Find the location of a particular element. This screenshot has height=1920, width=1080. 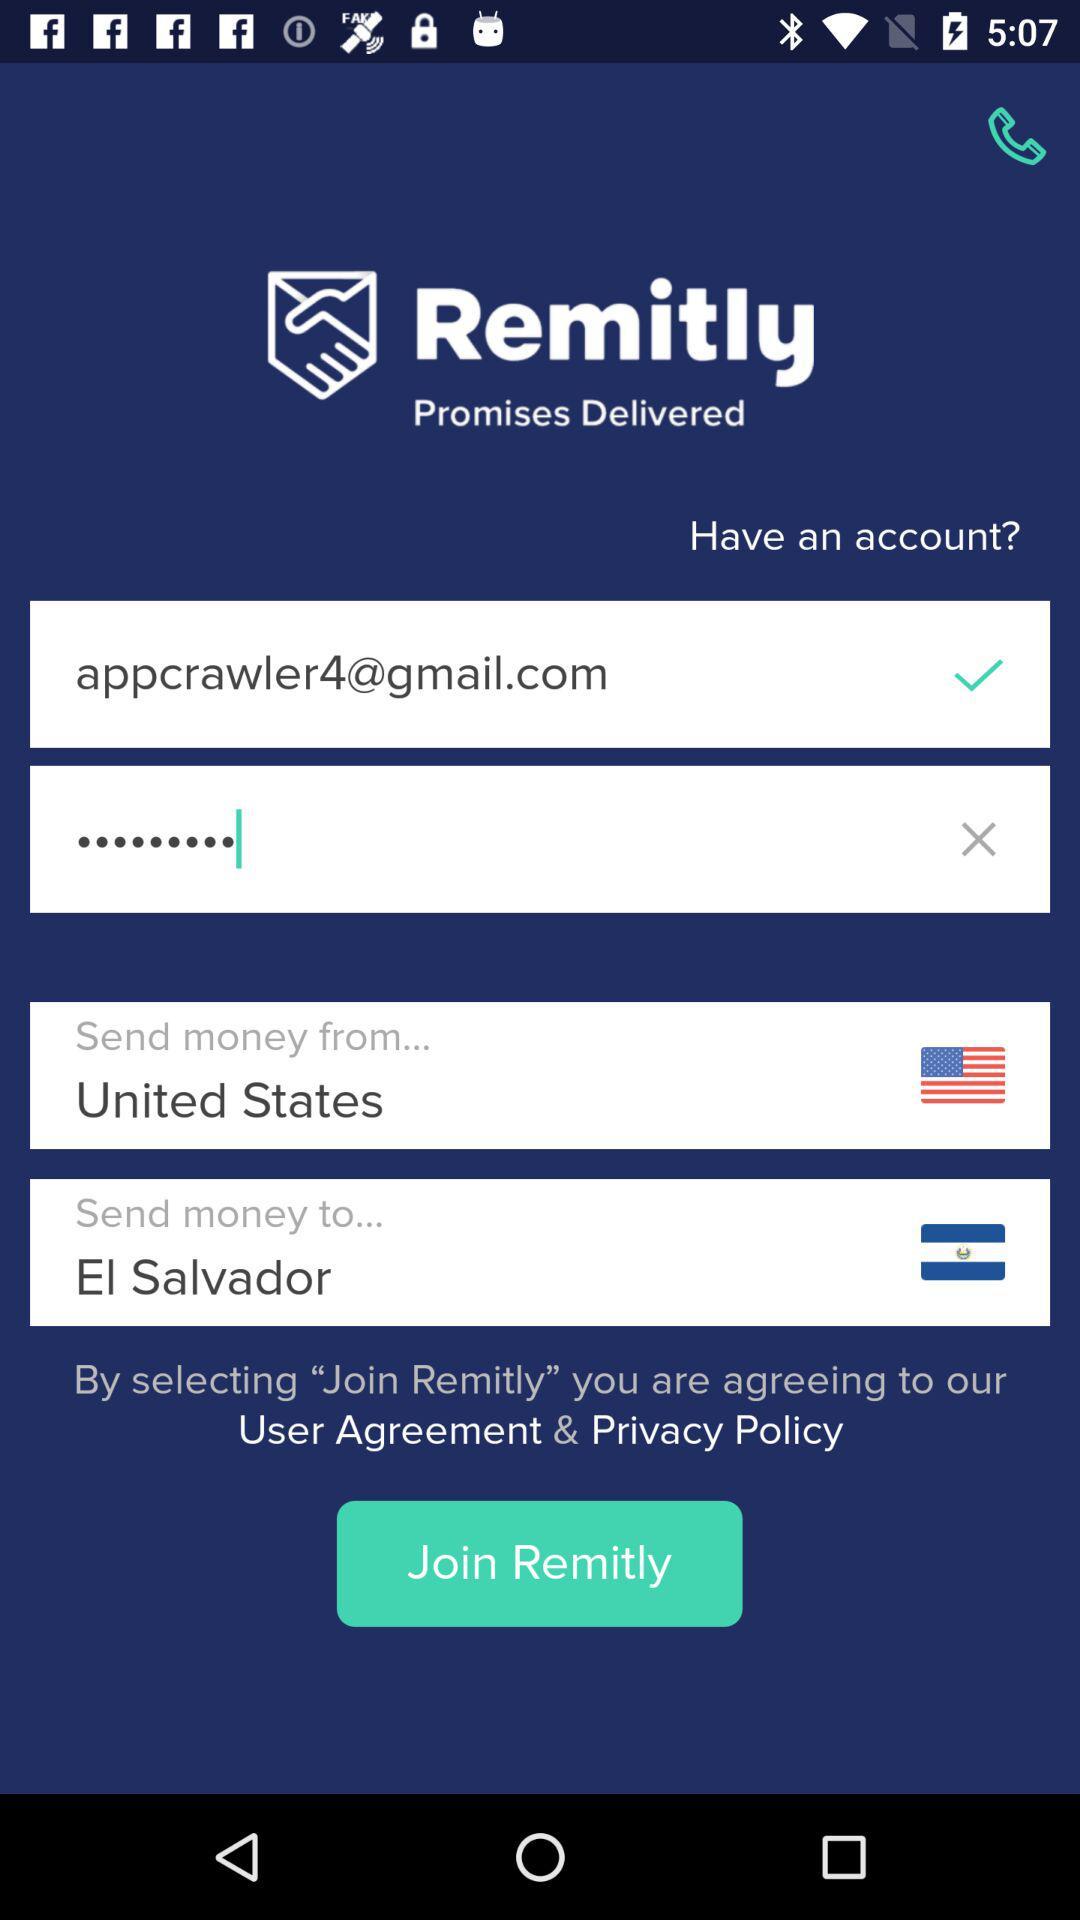

the icon above appcrawler4@gmail.com is located at coordinates (509, 537).